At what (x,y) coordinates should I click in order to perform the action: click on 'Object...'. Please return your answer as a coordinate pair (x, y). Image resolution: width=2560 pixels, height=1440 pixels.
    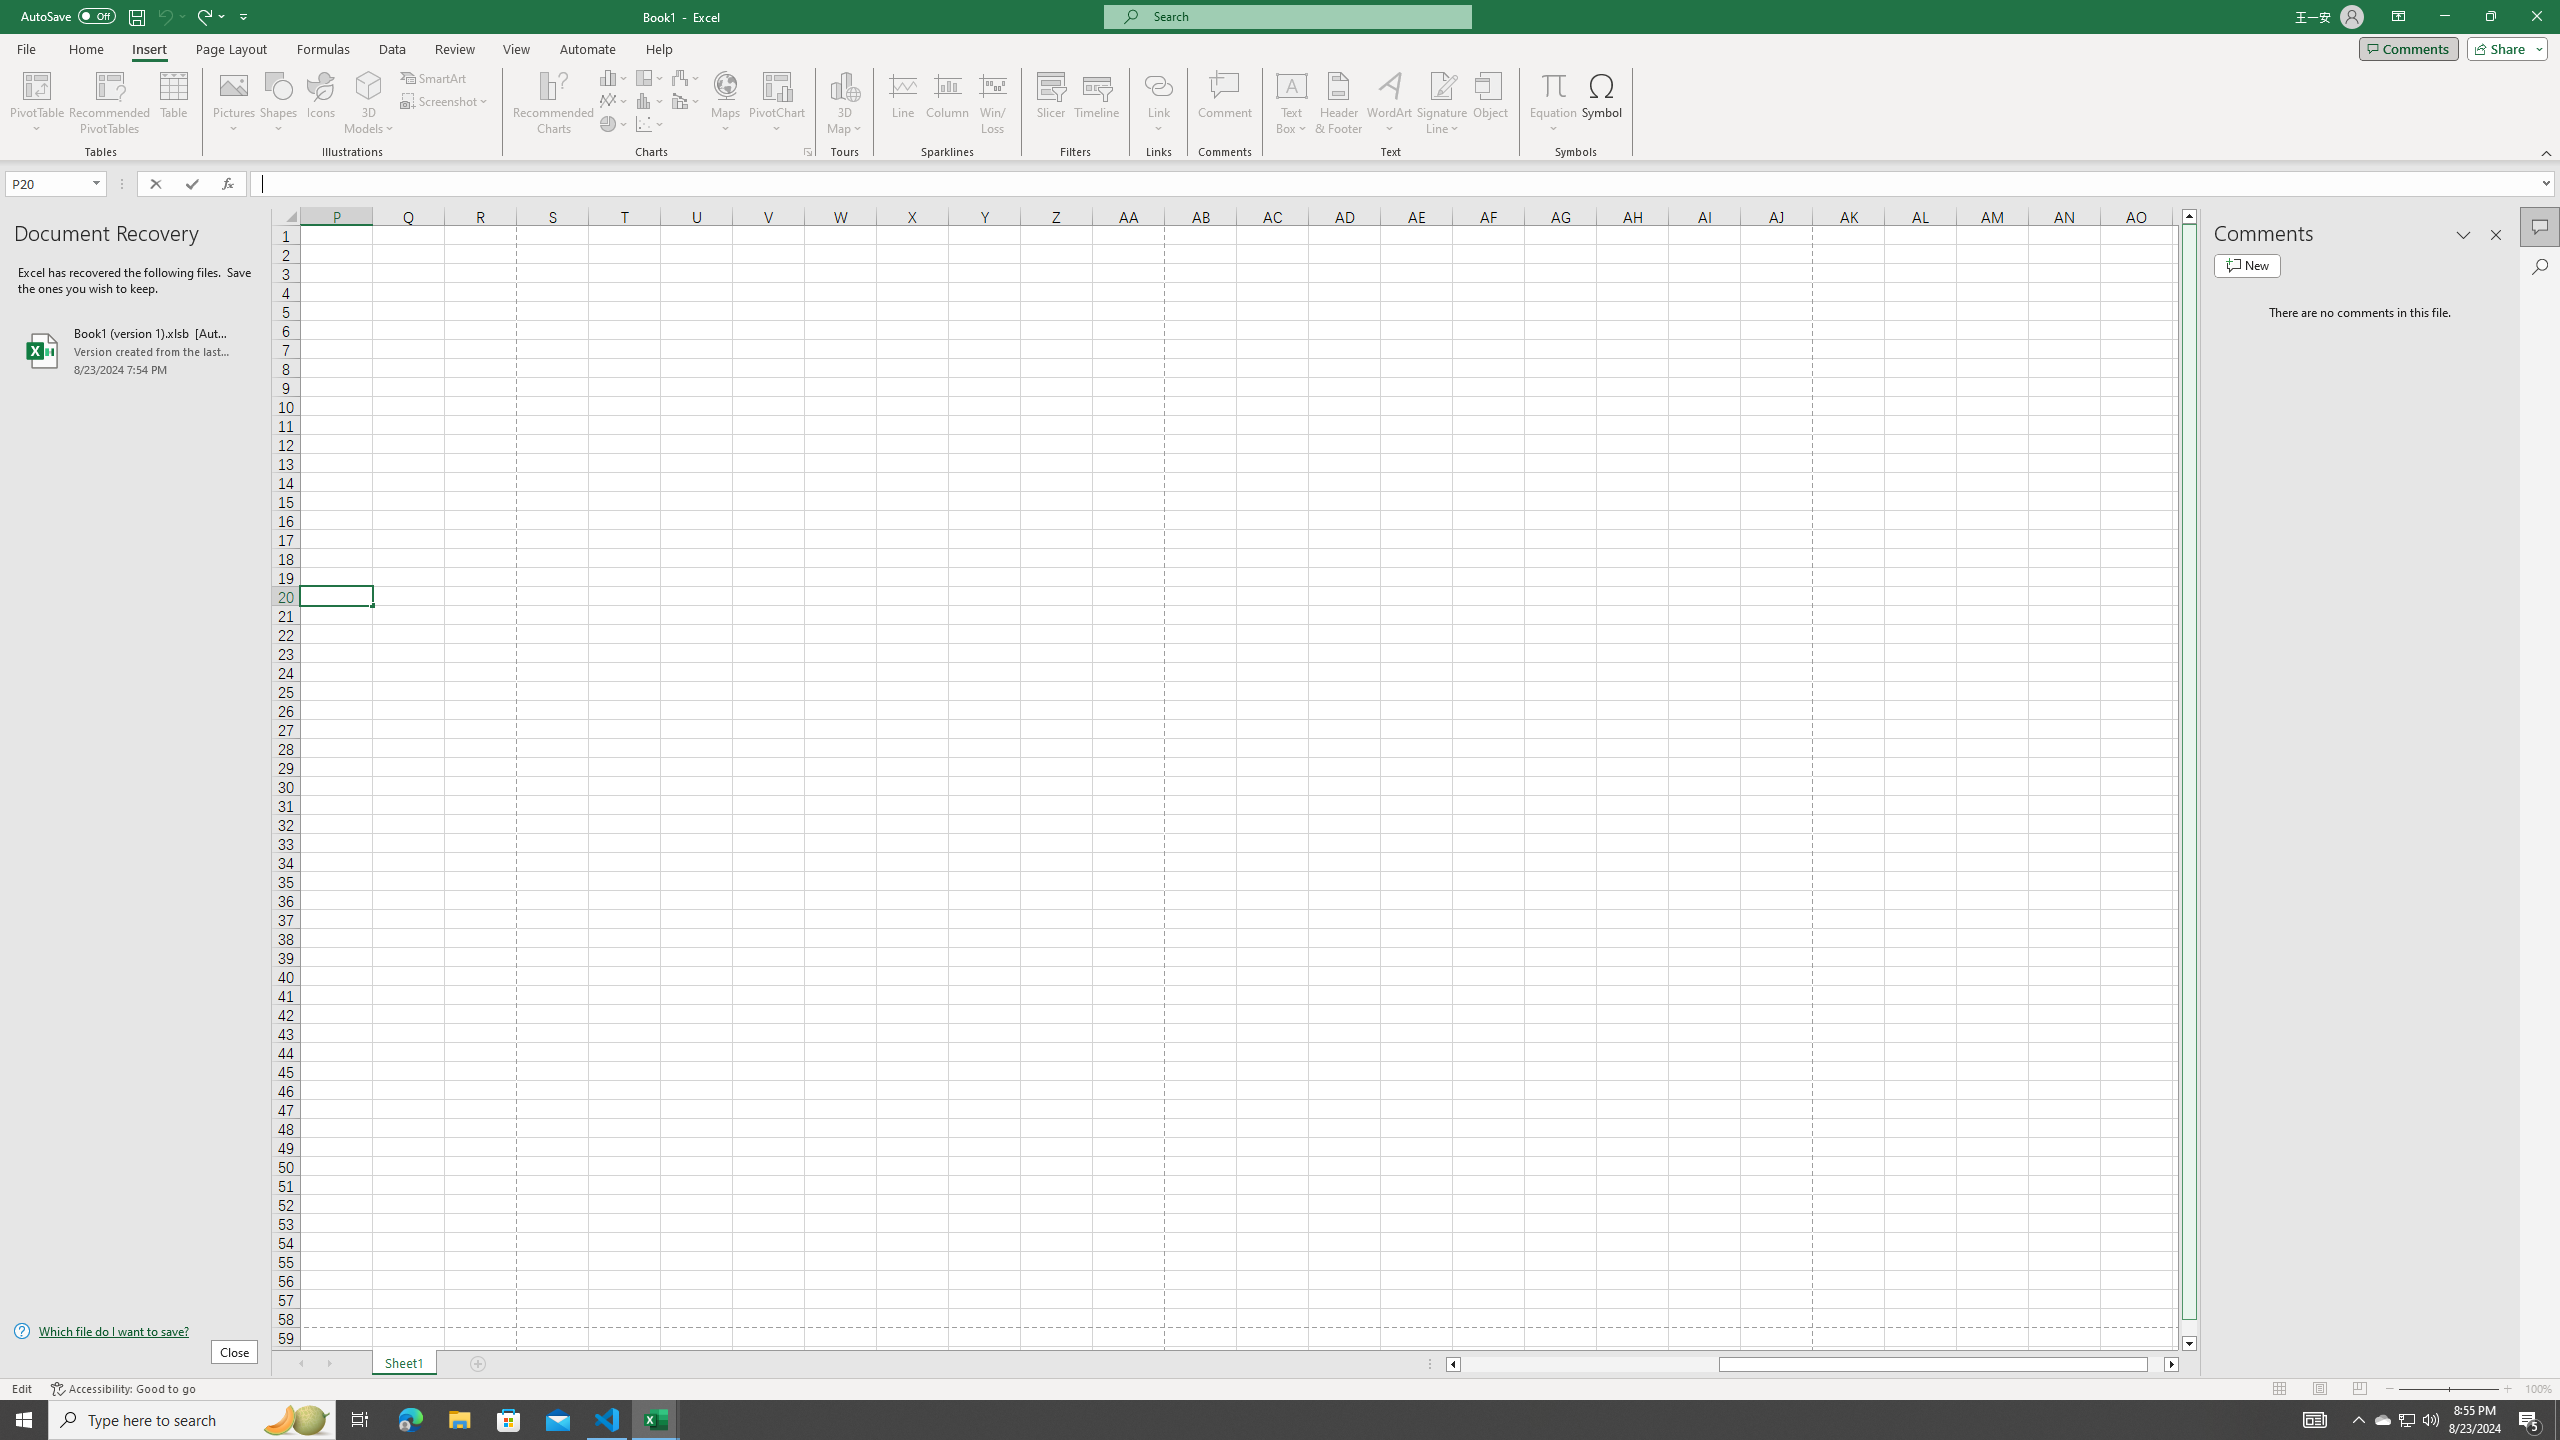
    Looking at the image, I should click on (1491, 103).